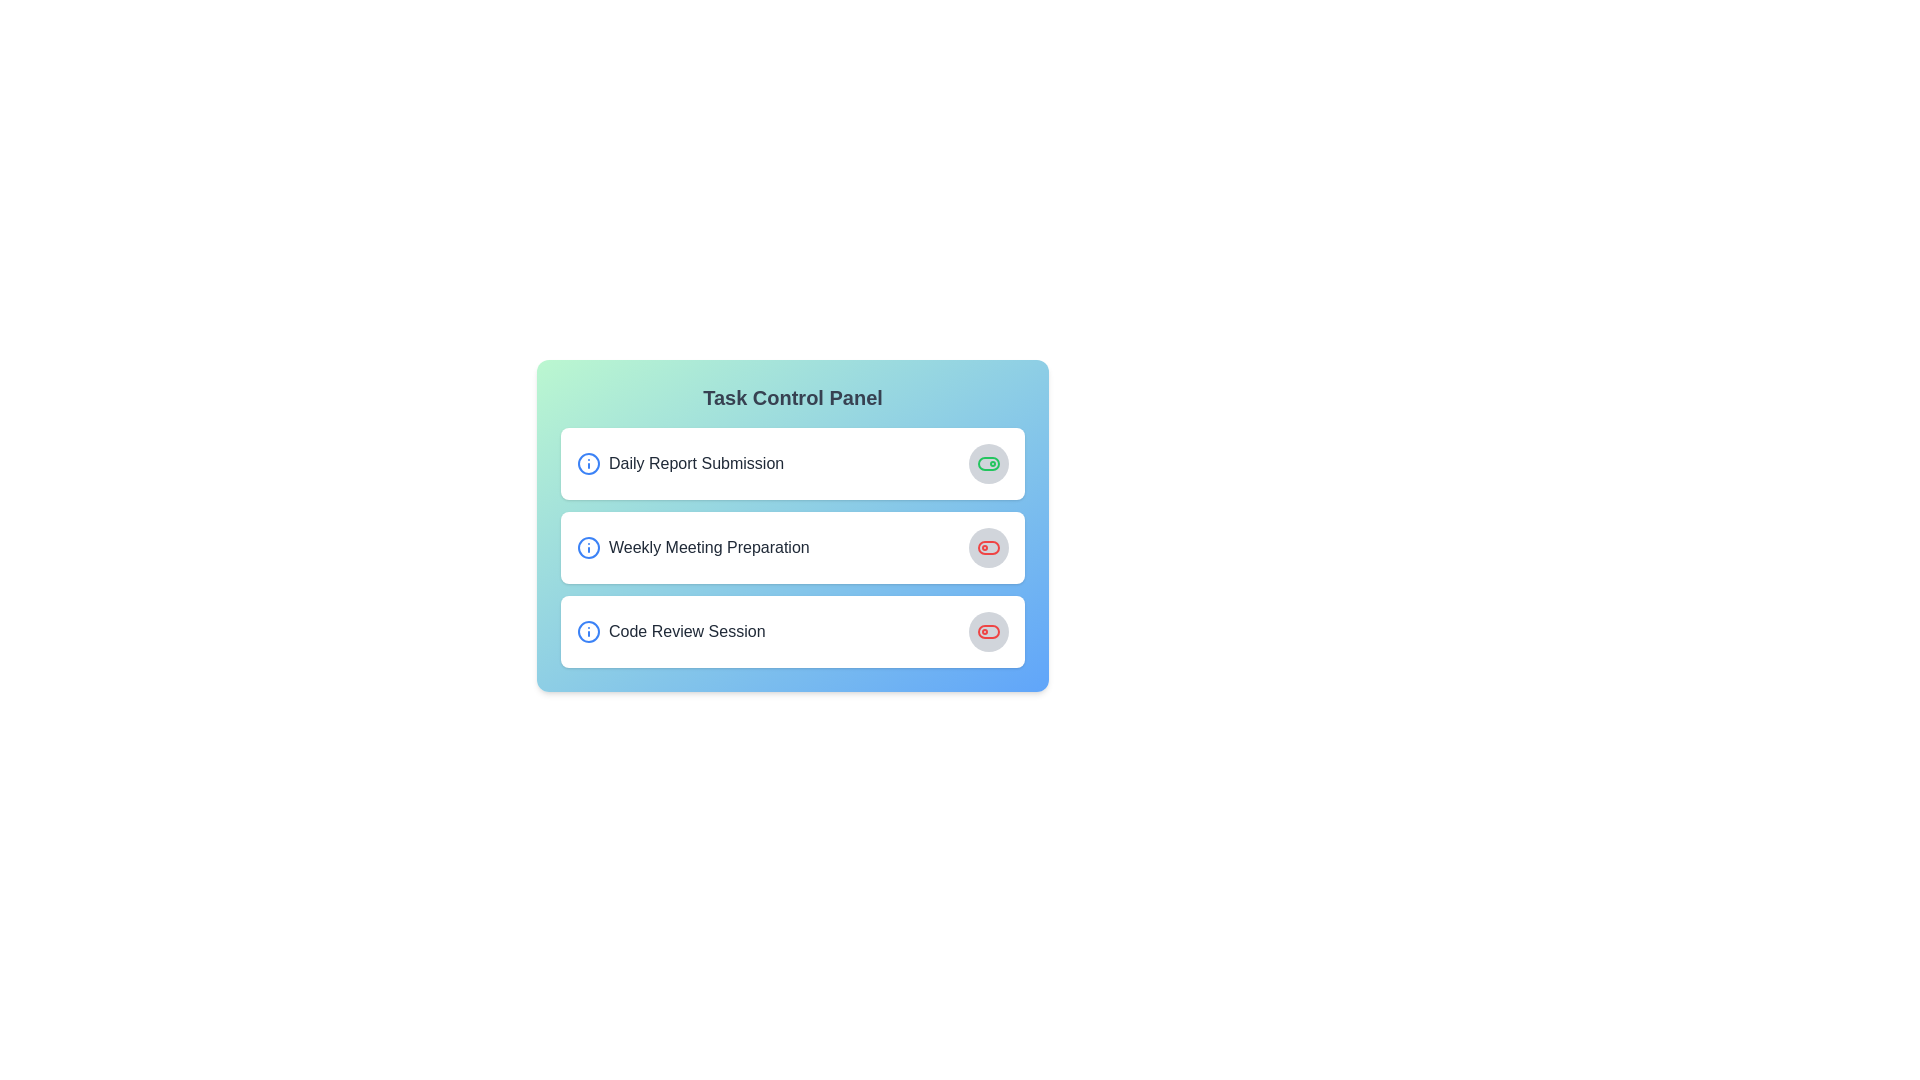  Describe the element at coordinates (791, 547) in the screenshot. I see `the task item within the 'Task Control Panel'` at that location.